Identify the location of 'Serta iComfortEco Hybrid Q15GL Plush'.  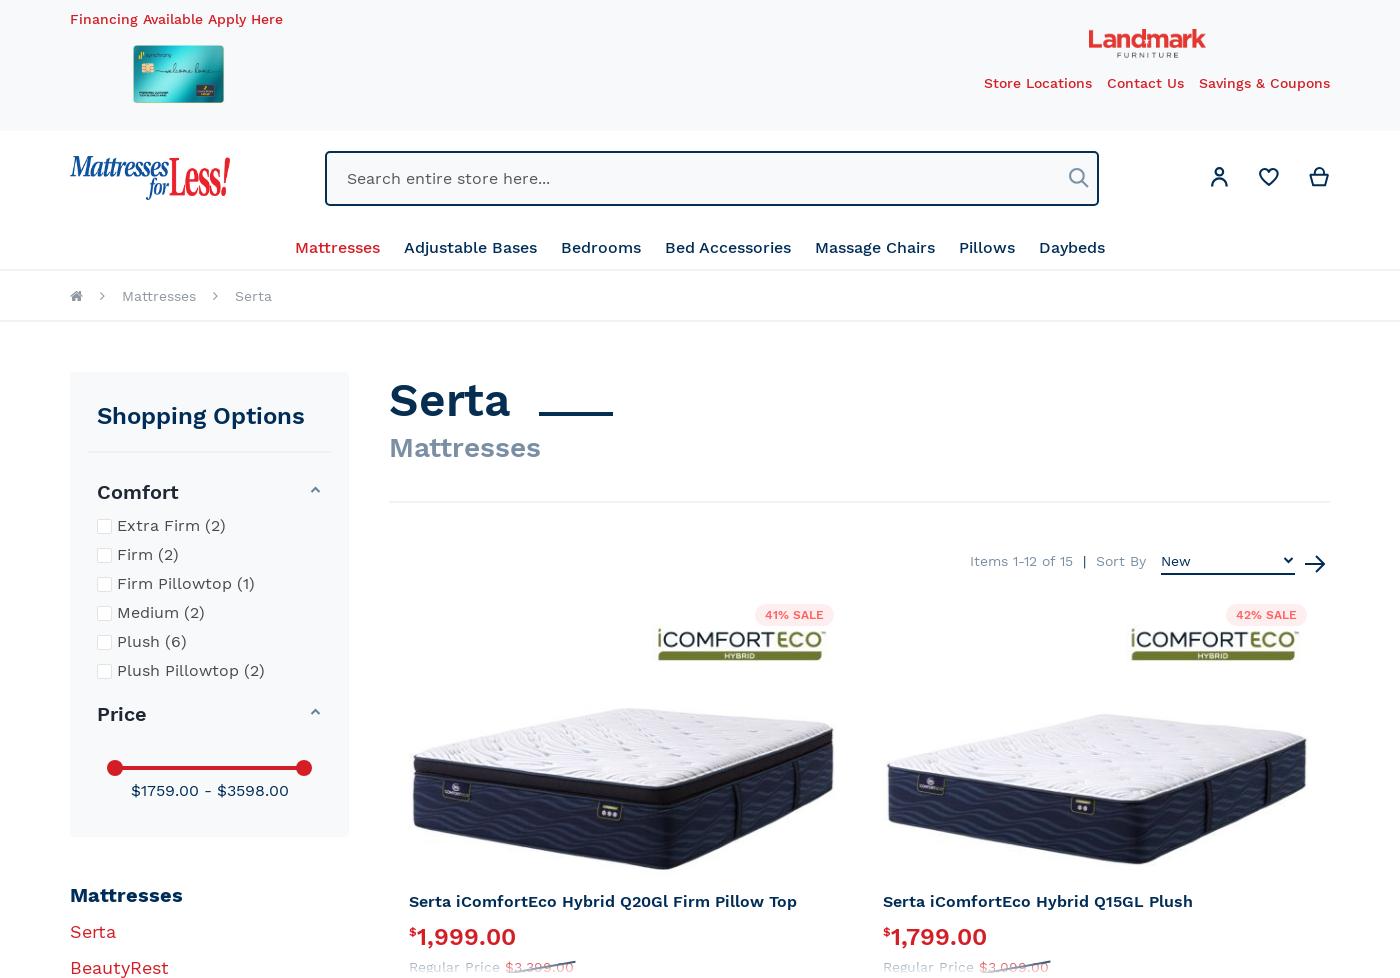
(1036, 900).